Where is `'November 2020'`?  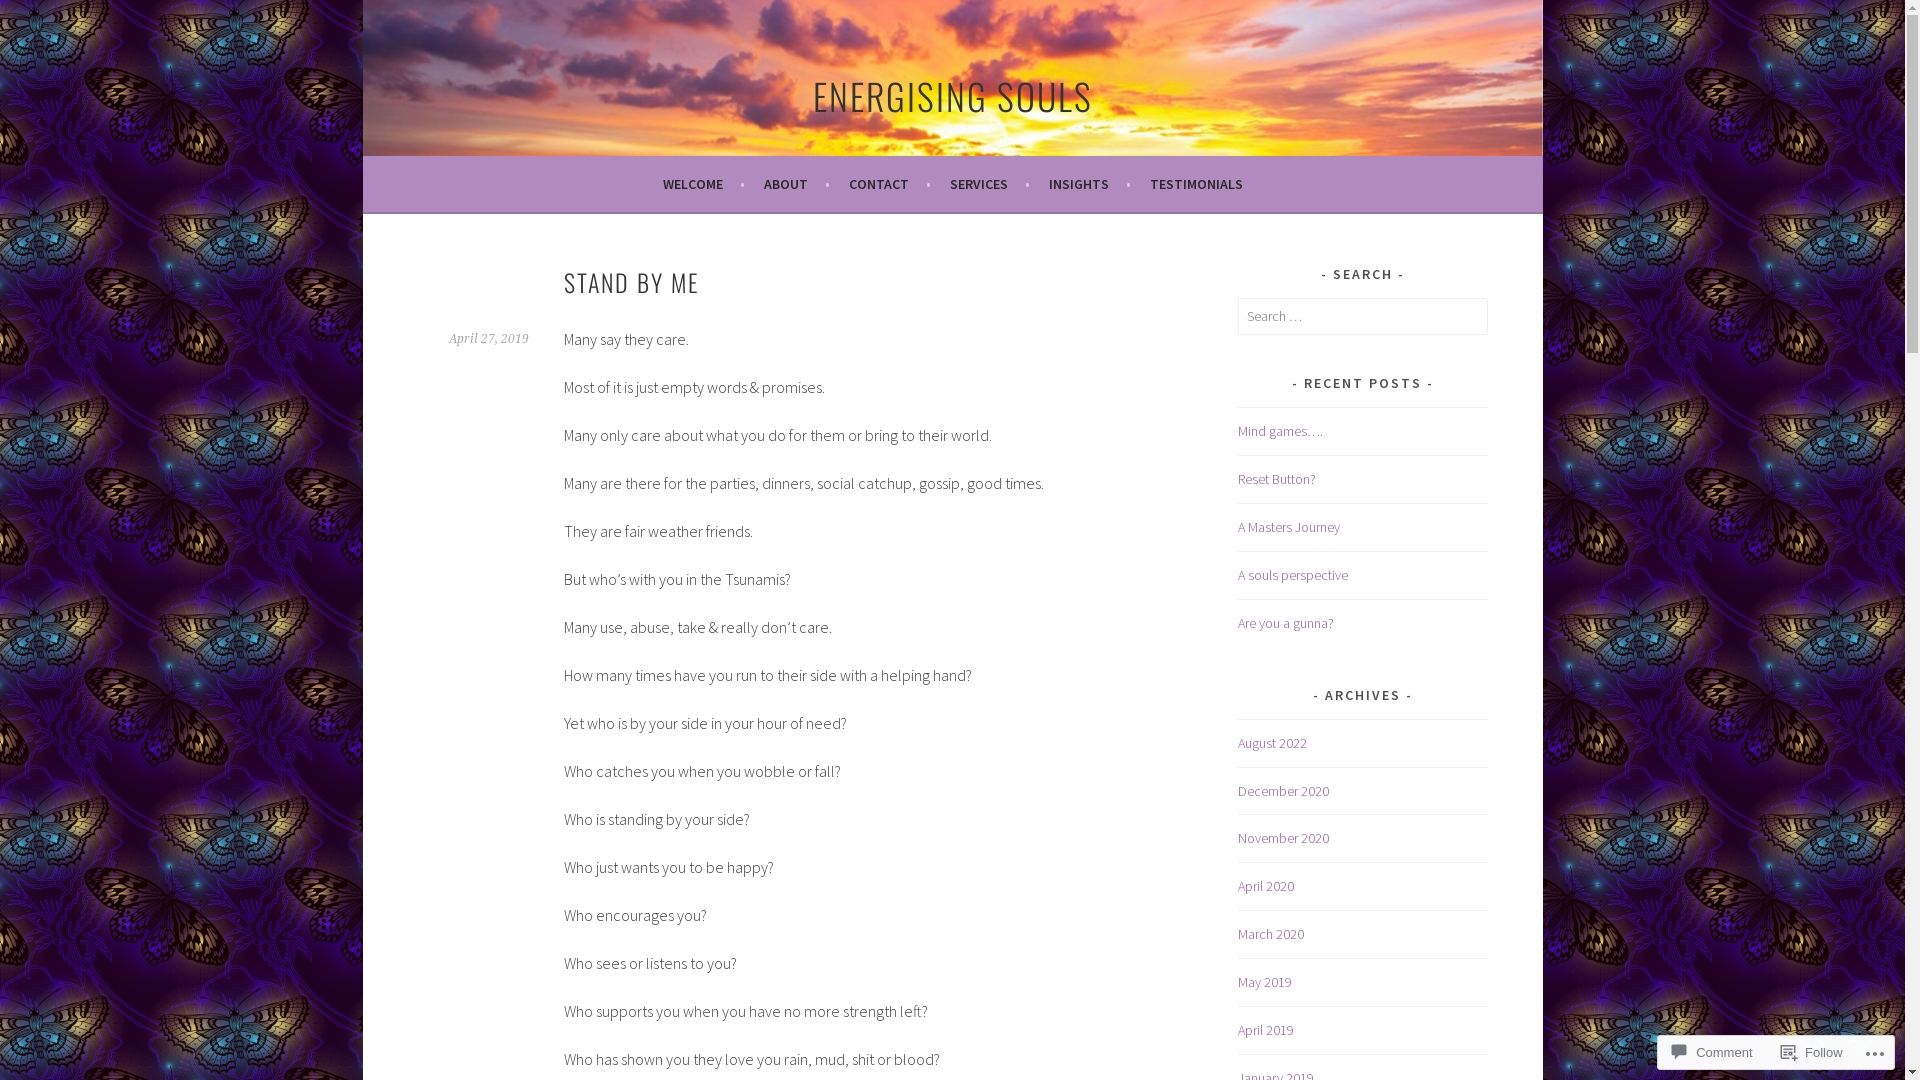 'November 2020' is located at coordinates (1283, 837).